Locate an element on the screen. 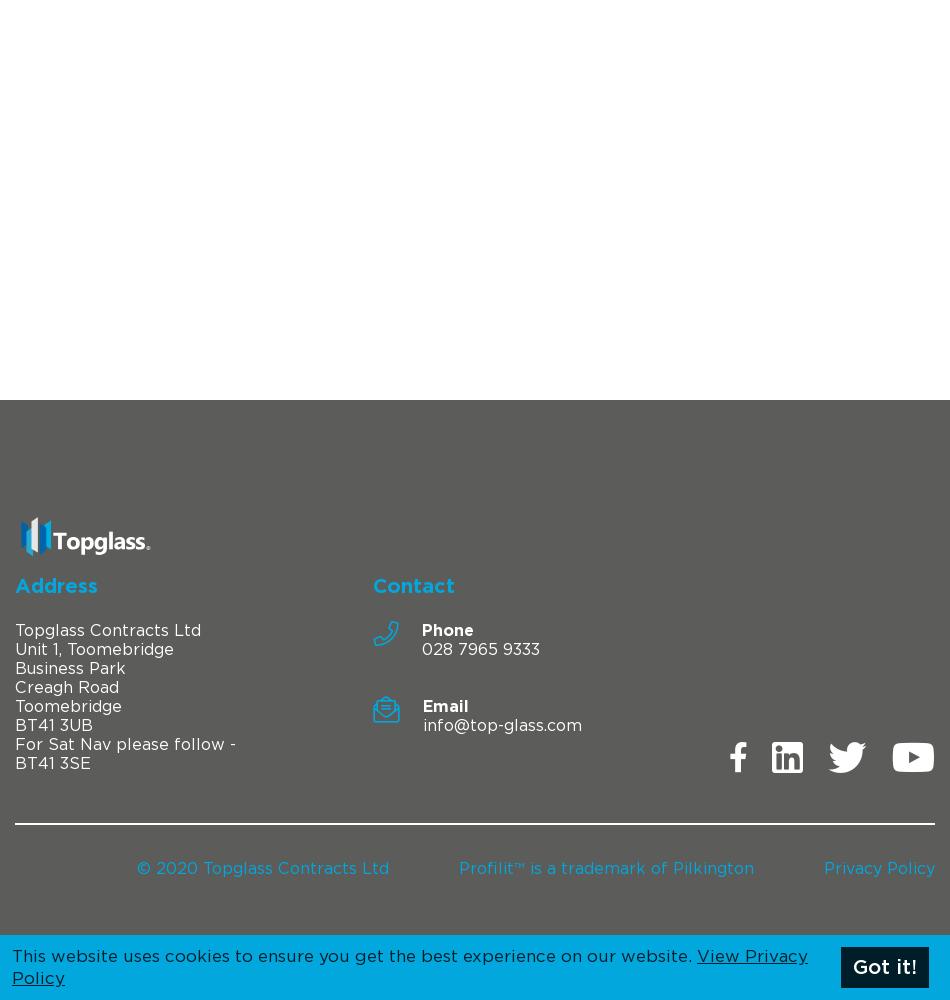 This screenshot has width=950, height=1000. 'info@top-glass.com' is located at coordinates (420, 724).